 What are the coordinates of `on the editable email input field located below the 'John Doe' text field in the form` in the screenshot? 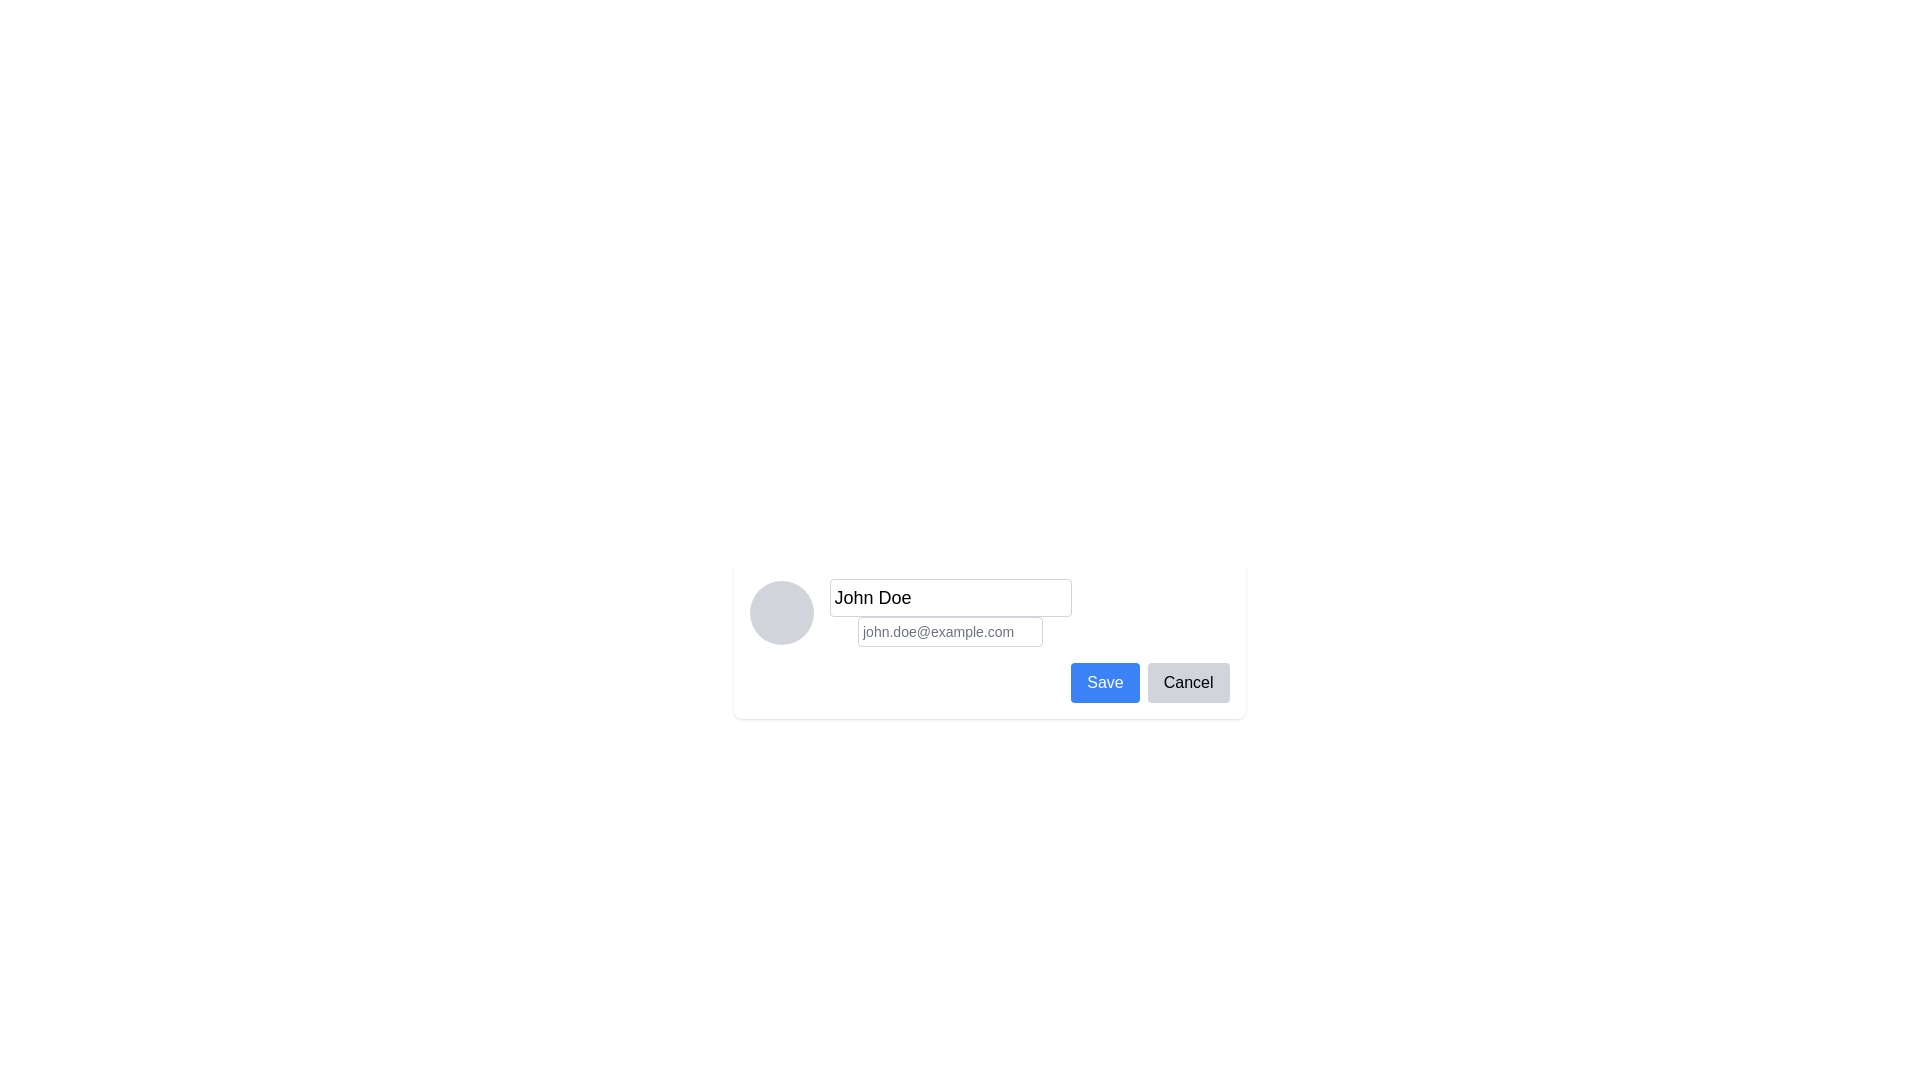 It's located at (949, 632).